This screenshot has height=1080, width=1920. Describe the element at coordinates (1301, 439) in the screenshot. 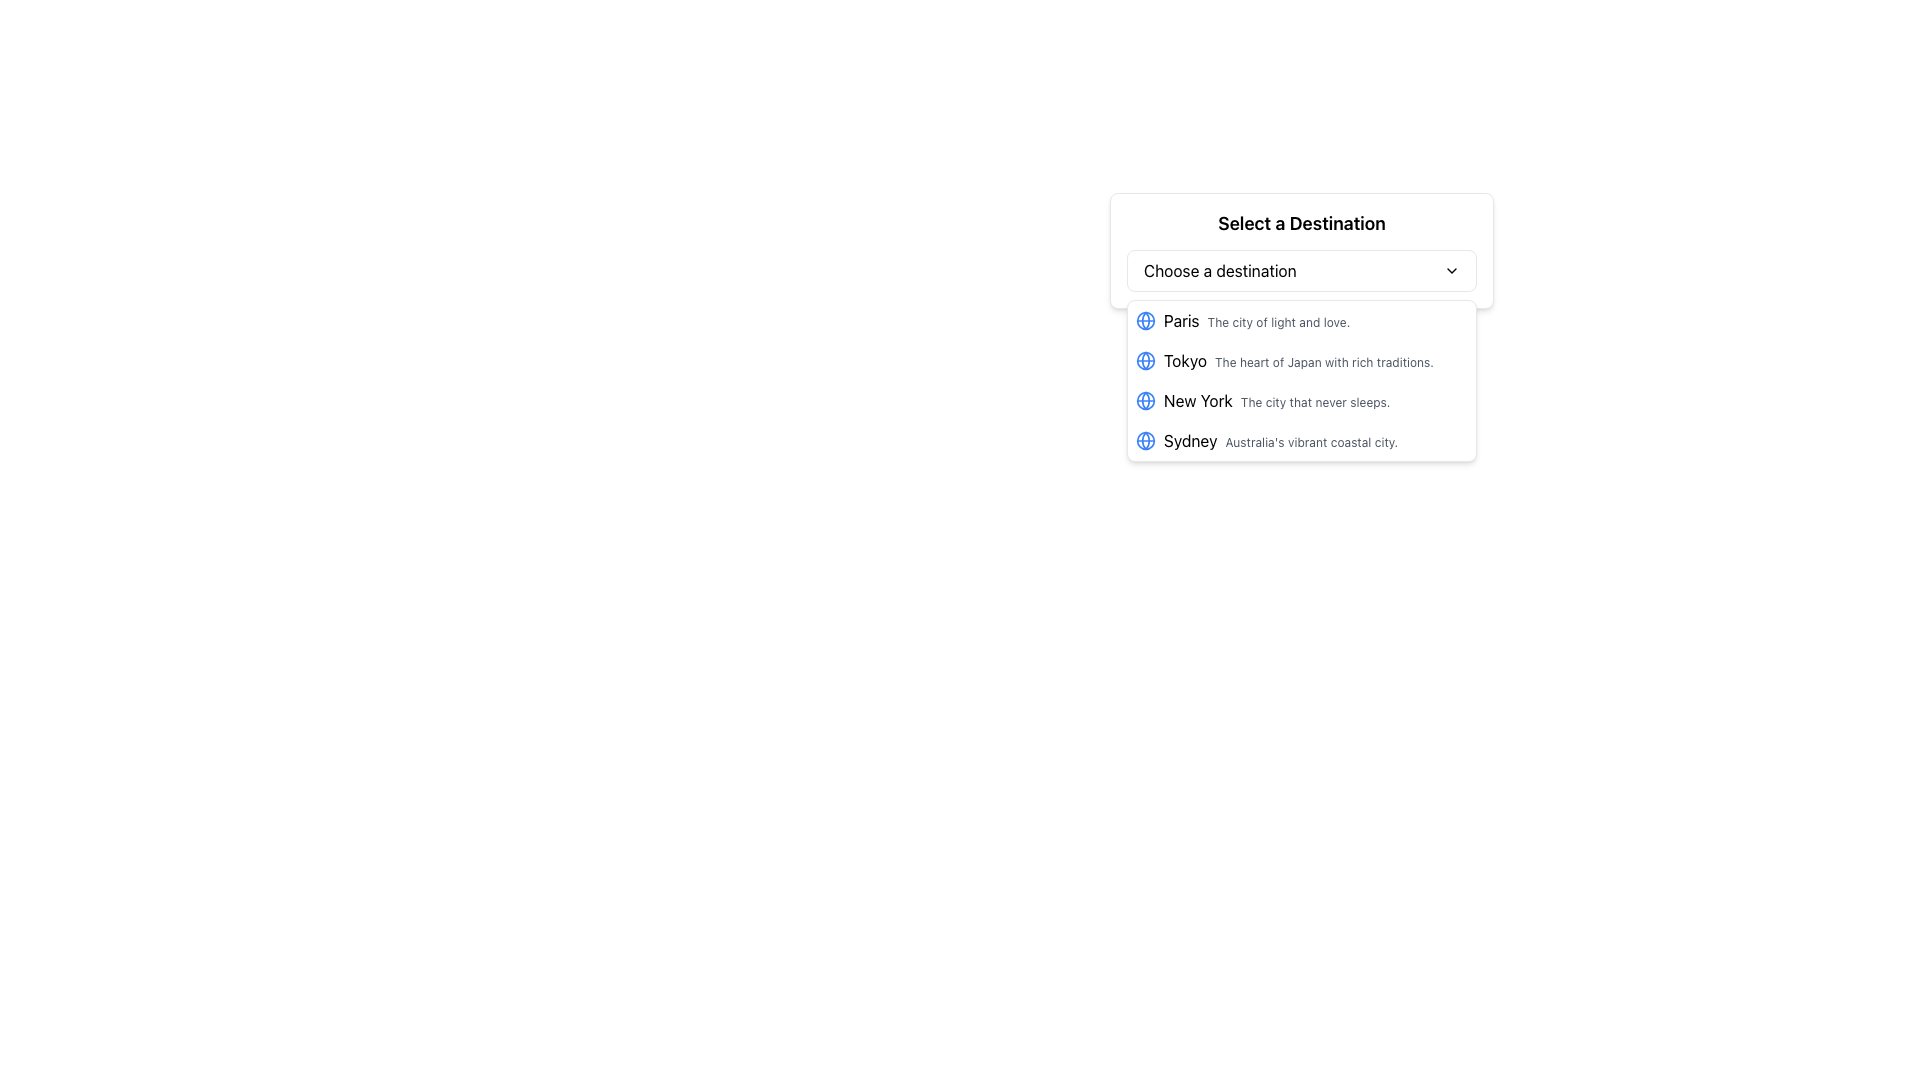

I see `the dropdown menu item for 'Sydney', the fourth entry under 'Select a Destination'` at that location.